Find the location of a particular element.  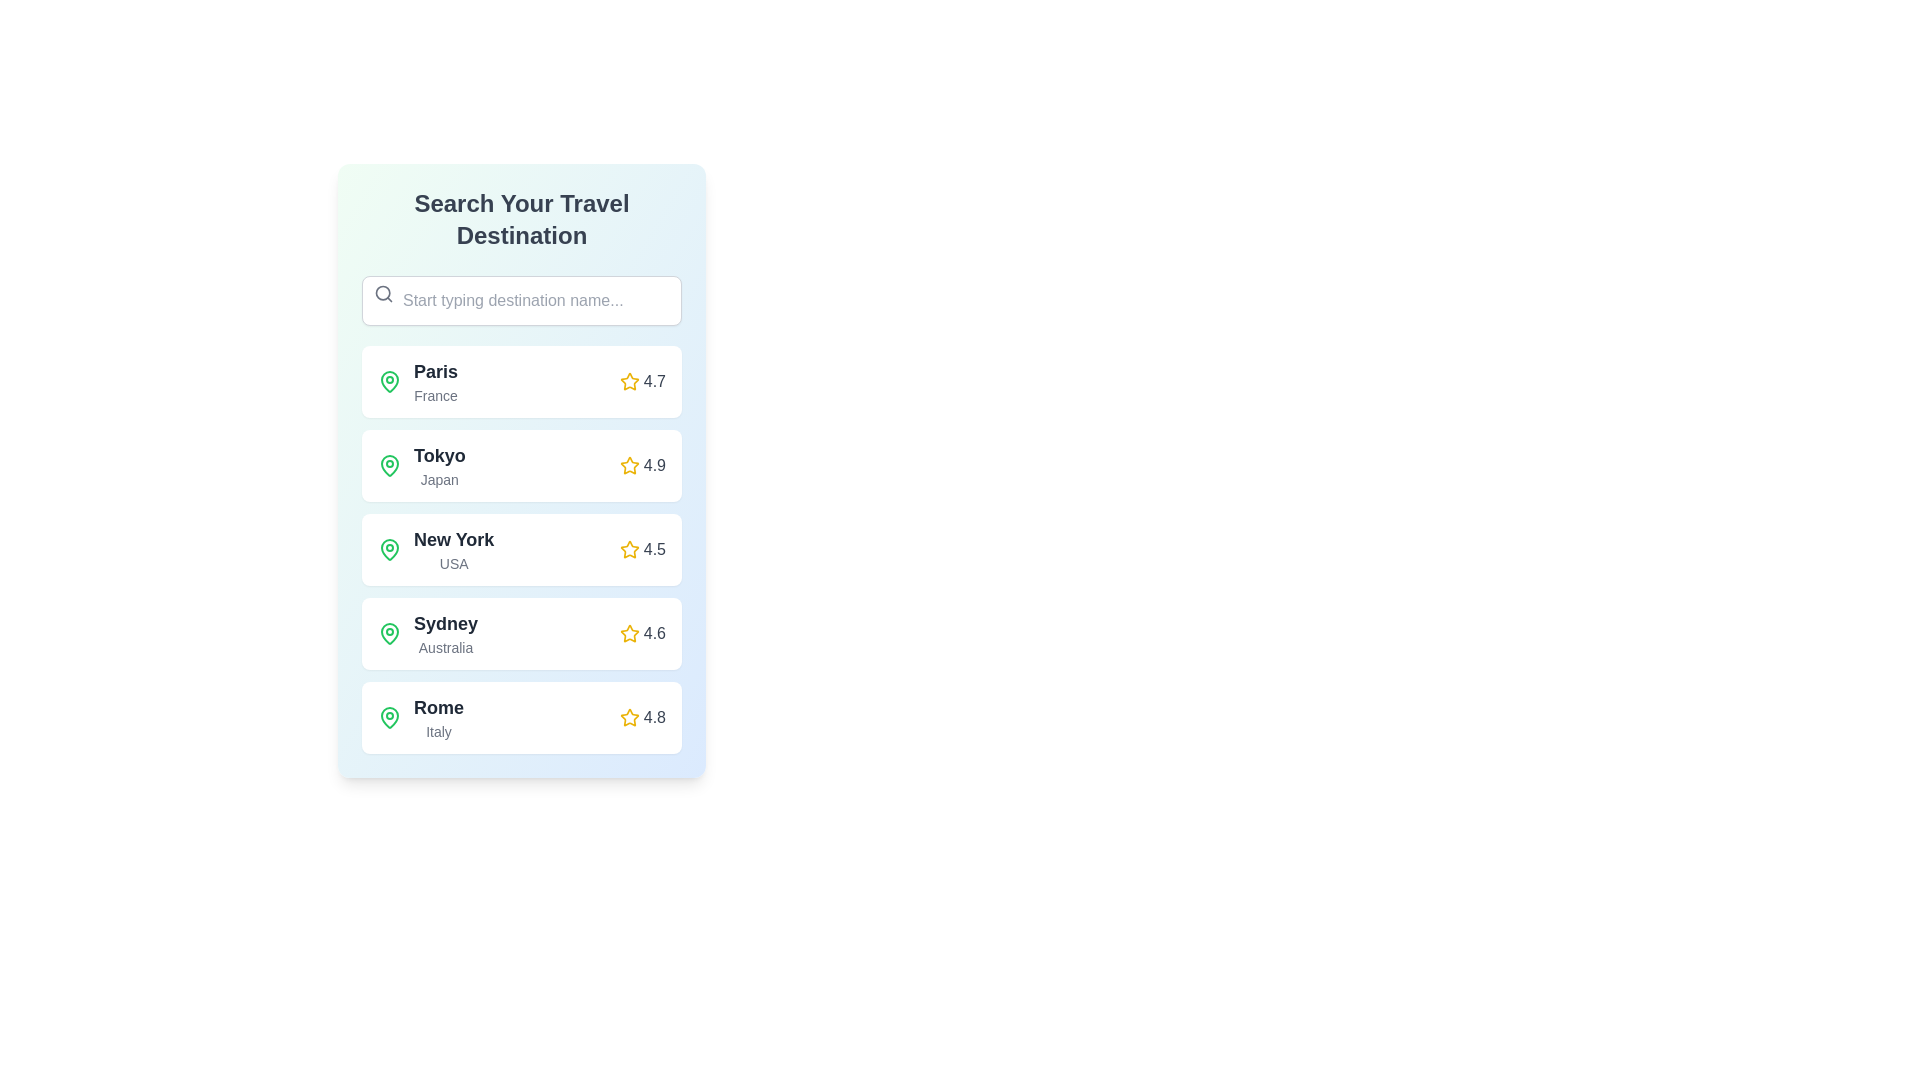

the text label displaying 'France' located beneath the larger text 'Paris' in the travel destination list is located at coordinates (435, 396).